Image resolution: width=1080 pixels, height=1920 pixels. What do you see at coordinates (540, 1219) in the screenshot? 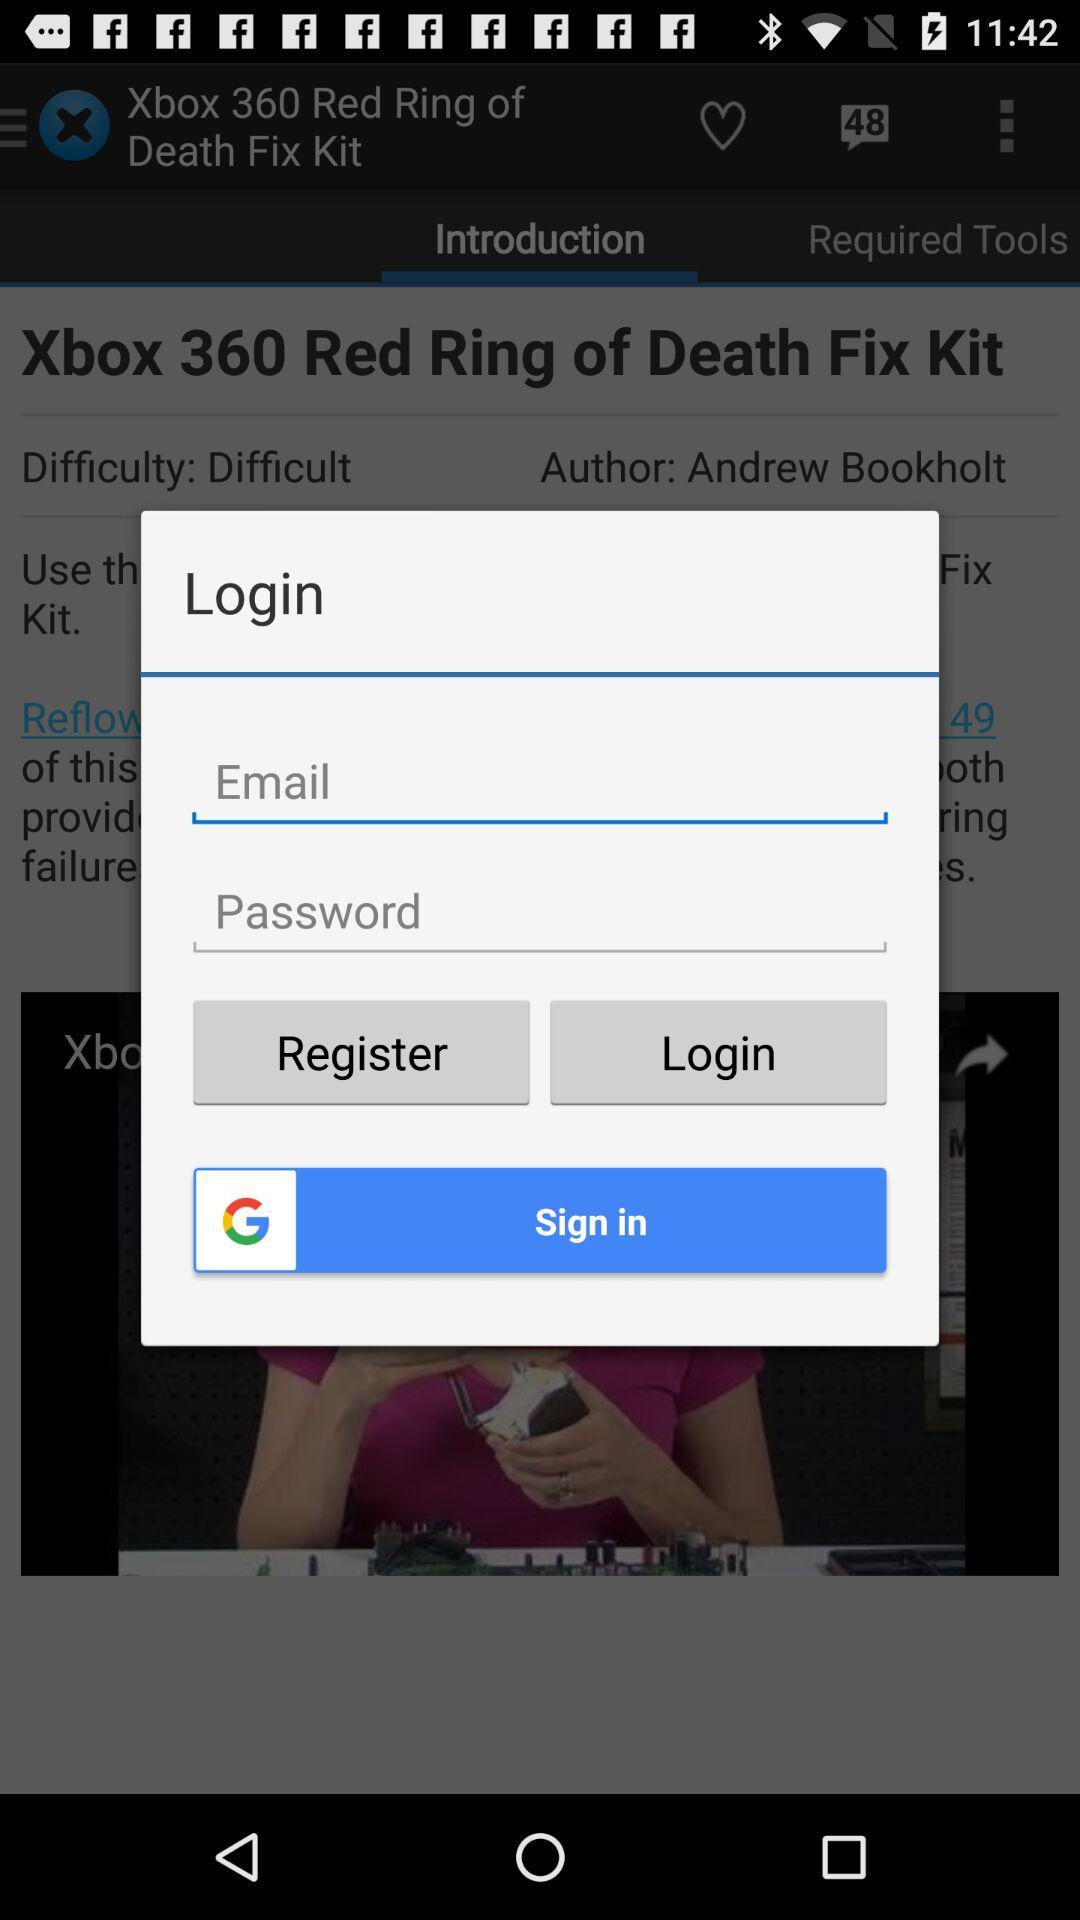
I see `the sign in item` at bounding box center [540, 1219].